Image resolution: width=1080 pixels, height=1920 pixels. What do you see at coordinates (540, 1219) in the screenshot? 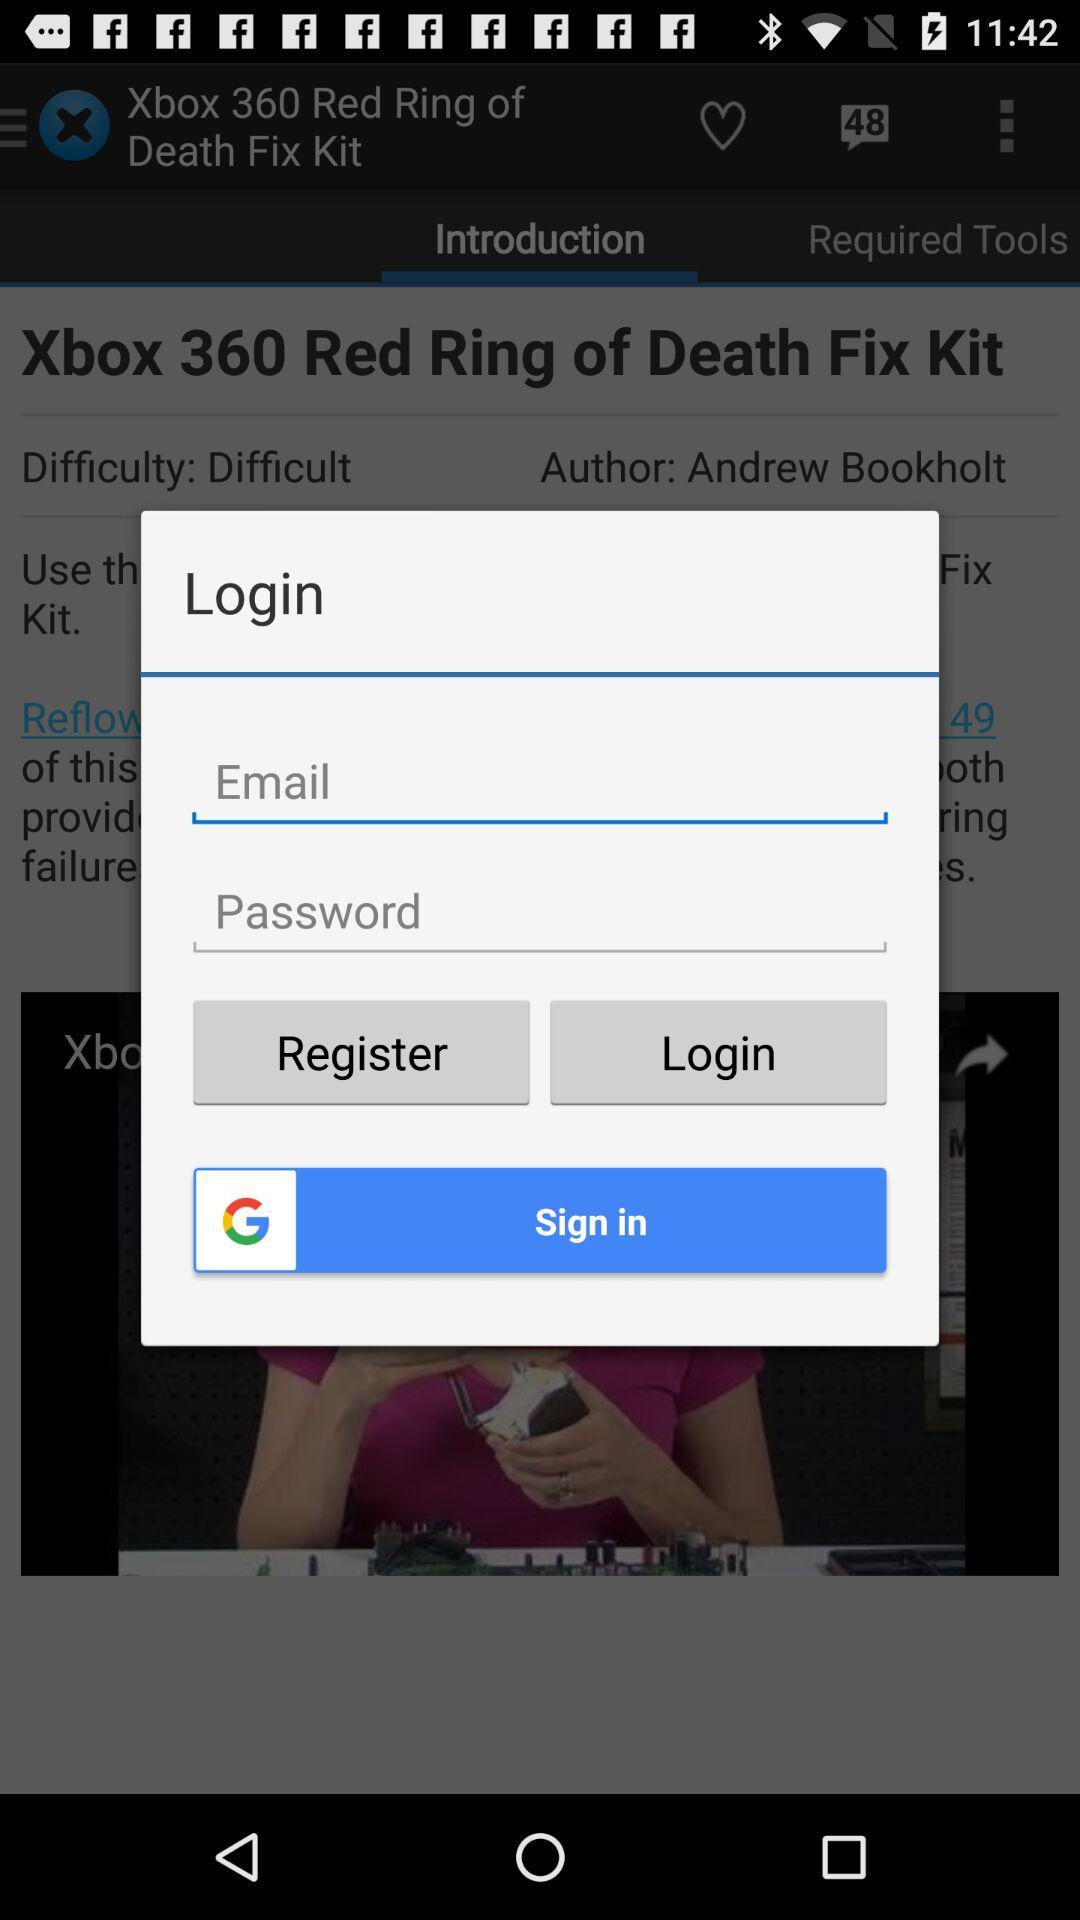
I see `the sign in item` at bounding box center [540, 1219].